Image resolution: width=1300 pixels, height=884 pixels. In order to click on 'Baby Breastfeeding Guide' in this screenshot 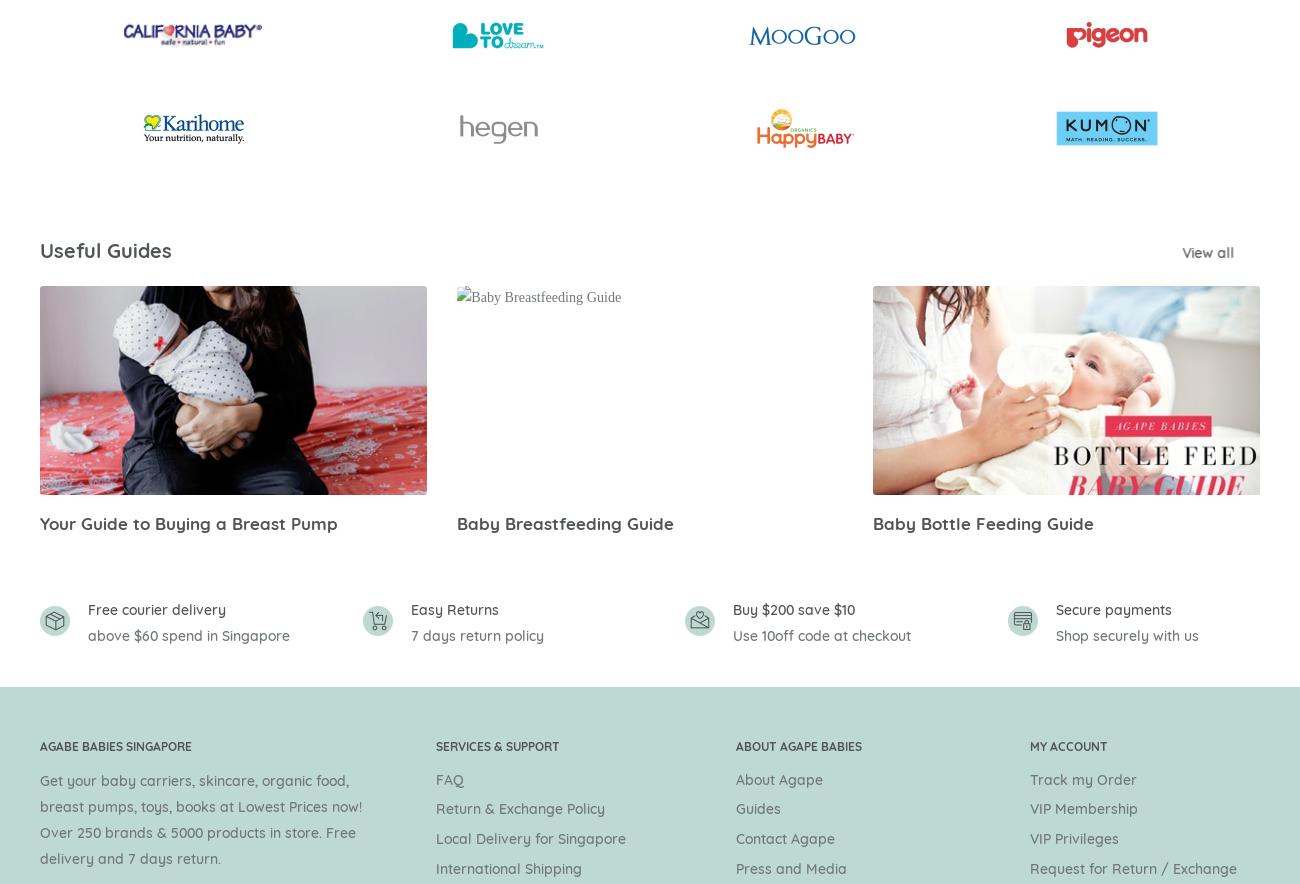, I will do `click(455, 522)`.